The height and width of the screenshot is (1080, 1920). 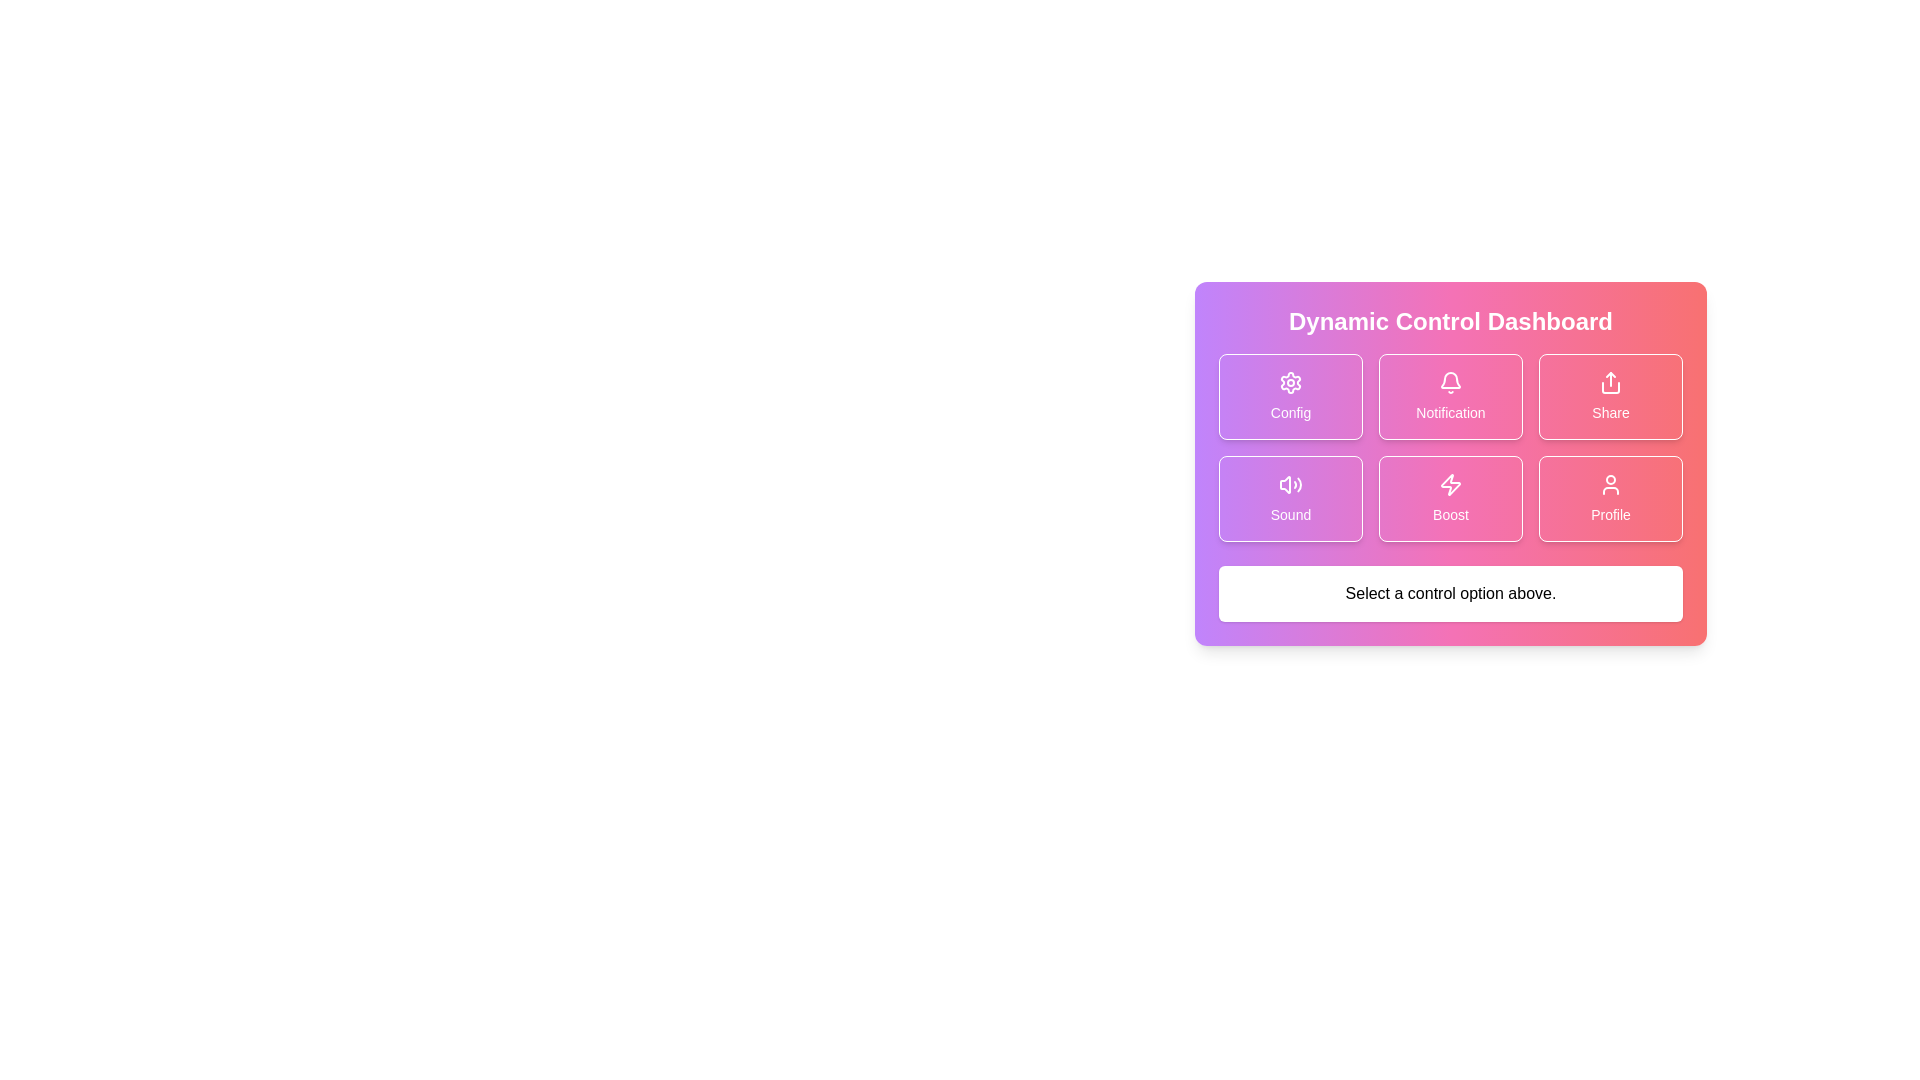 I want to click on the 'Notification' button, which is a rectangular button with rounded edges, featuring a bell icon and a gradient background, located in the second position of the first row in a 3x2 grid layout, so click(x=1450, y=397).